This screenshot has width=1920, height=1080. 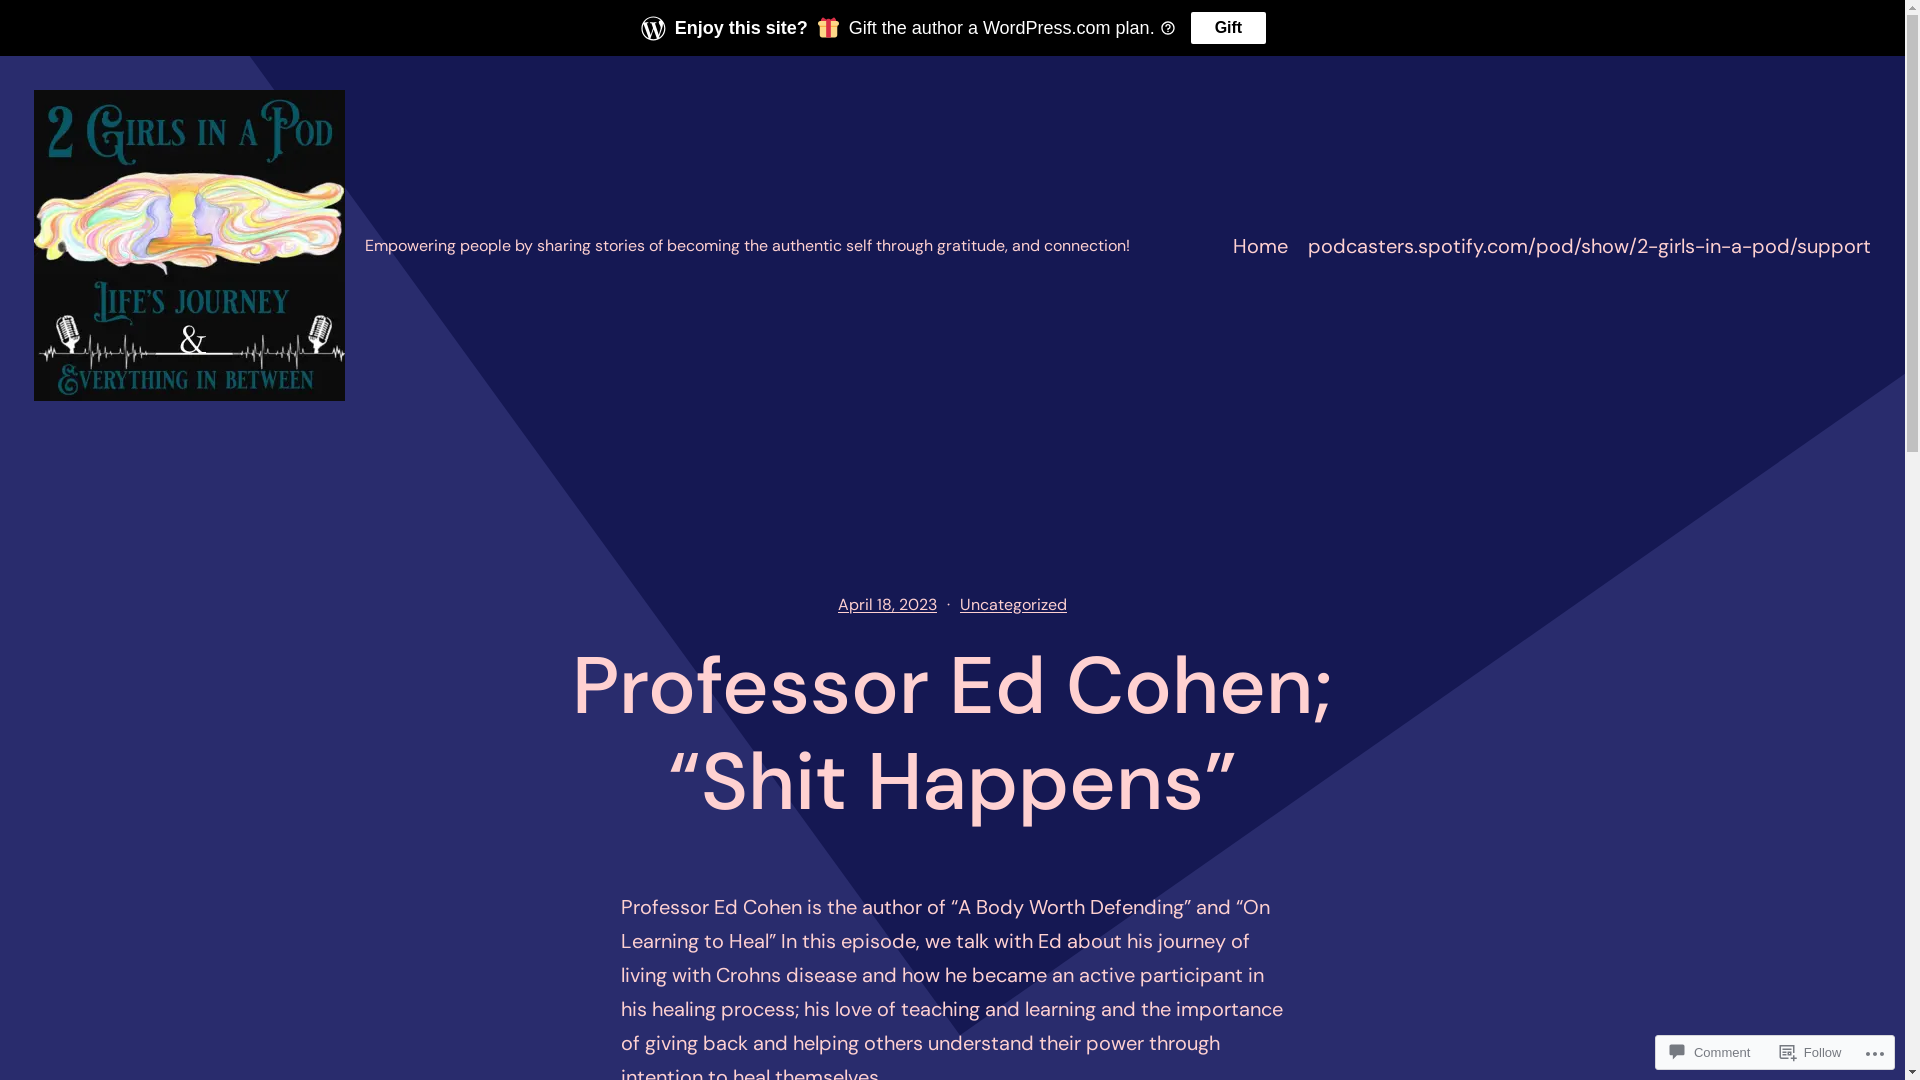 I want to click on 'April 18, 2023', so click(x=838, y=603).